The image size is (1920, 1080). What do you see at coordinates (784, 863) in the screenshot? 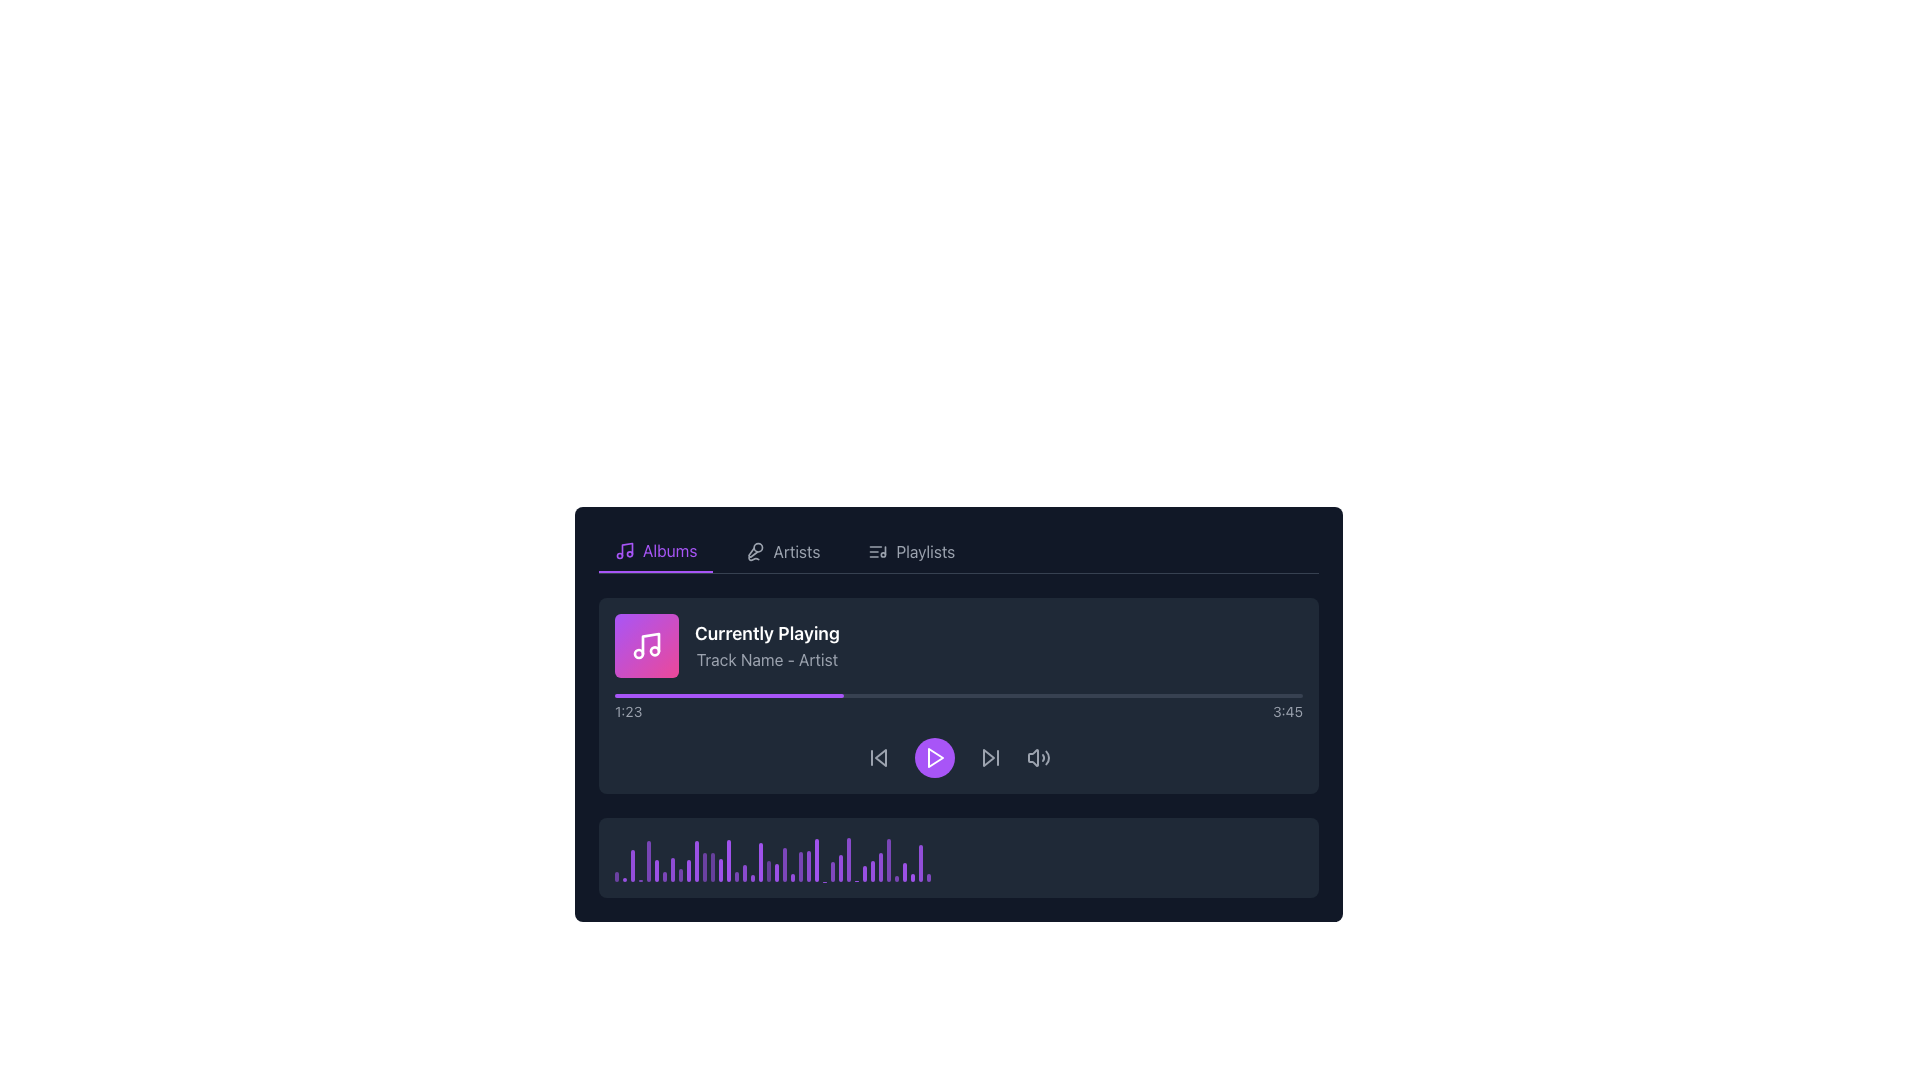
I see `the 23rd bar in the audio waveform bar graph to analyze its height and audio intensity` at bounding box center [784, 863].